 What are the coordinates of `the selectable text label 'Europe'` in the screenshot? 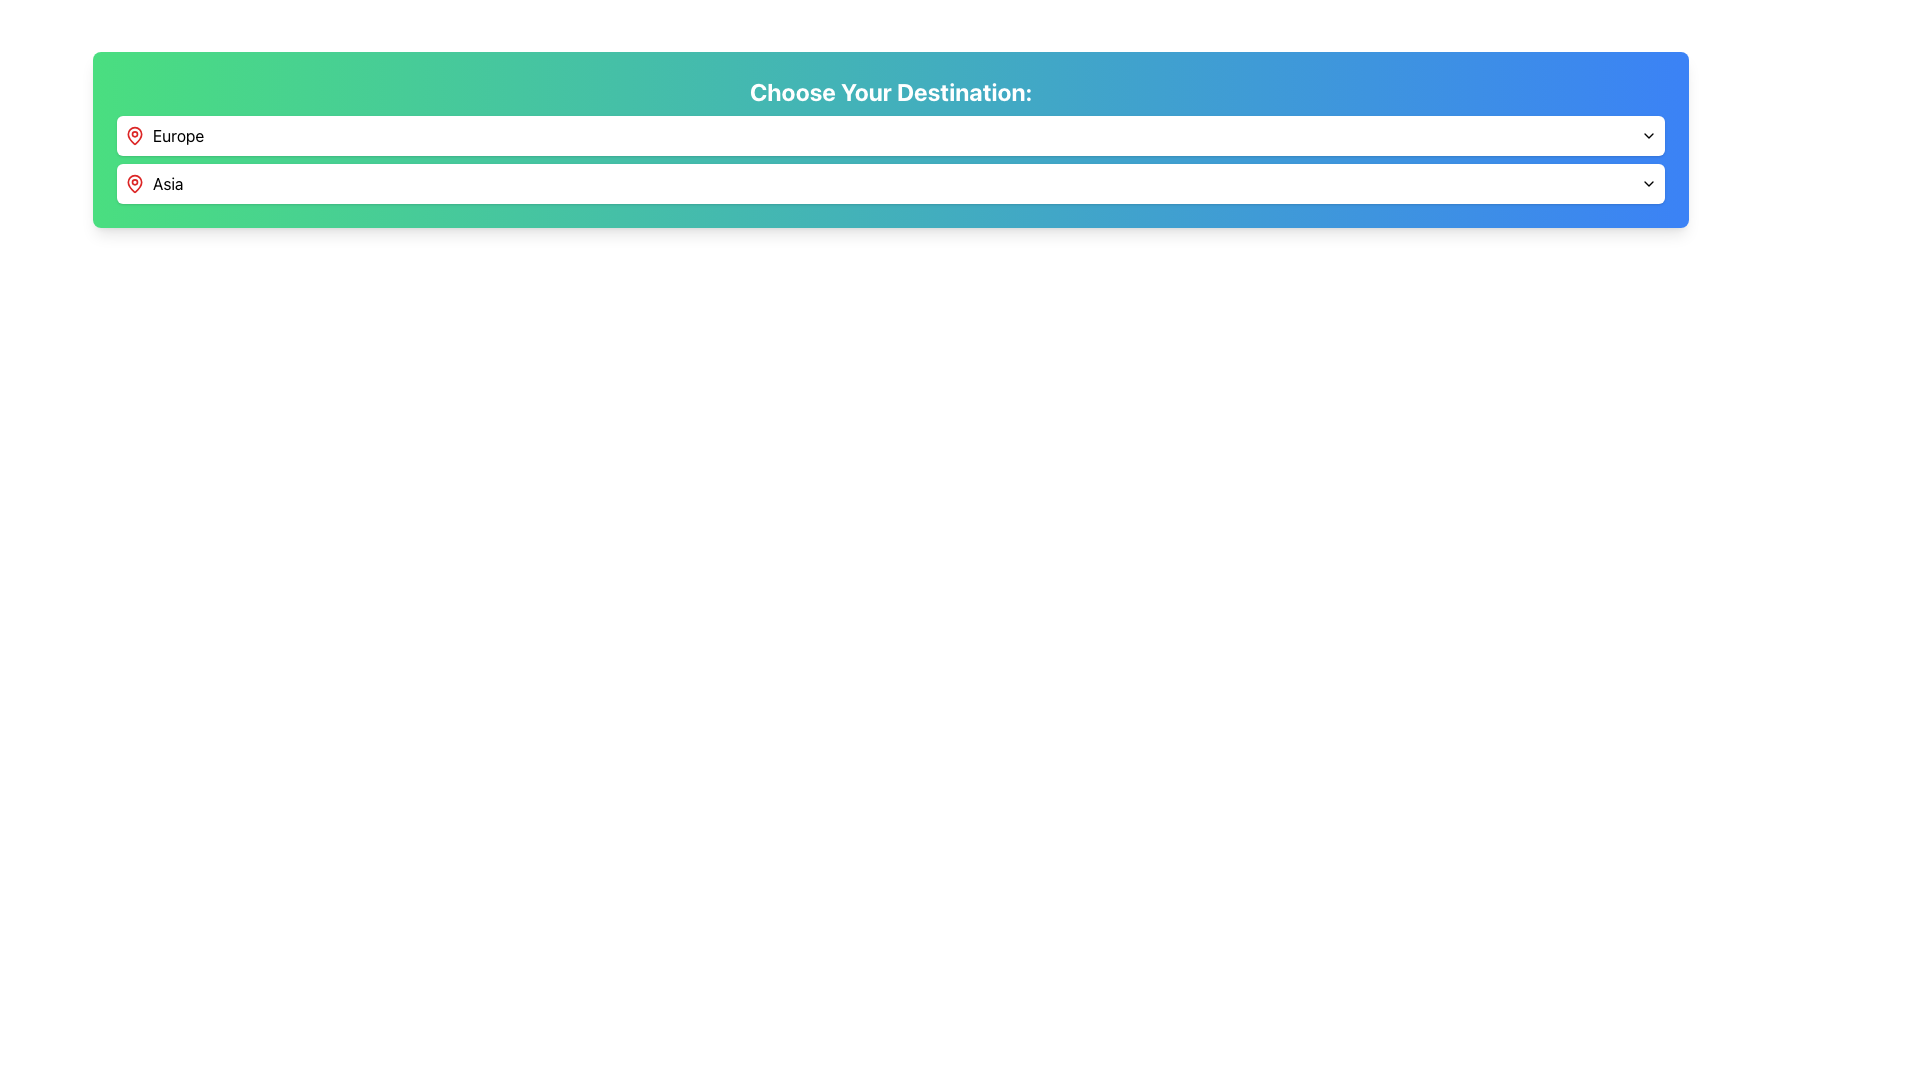 It's located at (178, 135).